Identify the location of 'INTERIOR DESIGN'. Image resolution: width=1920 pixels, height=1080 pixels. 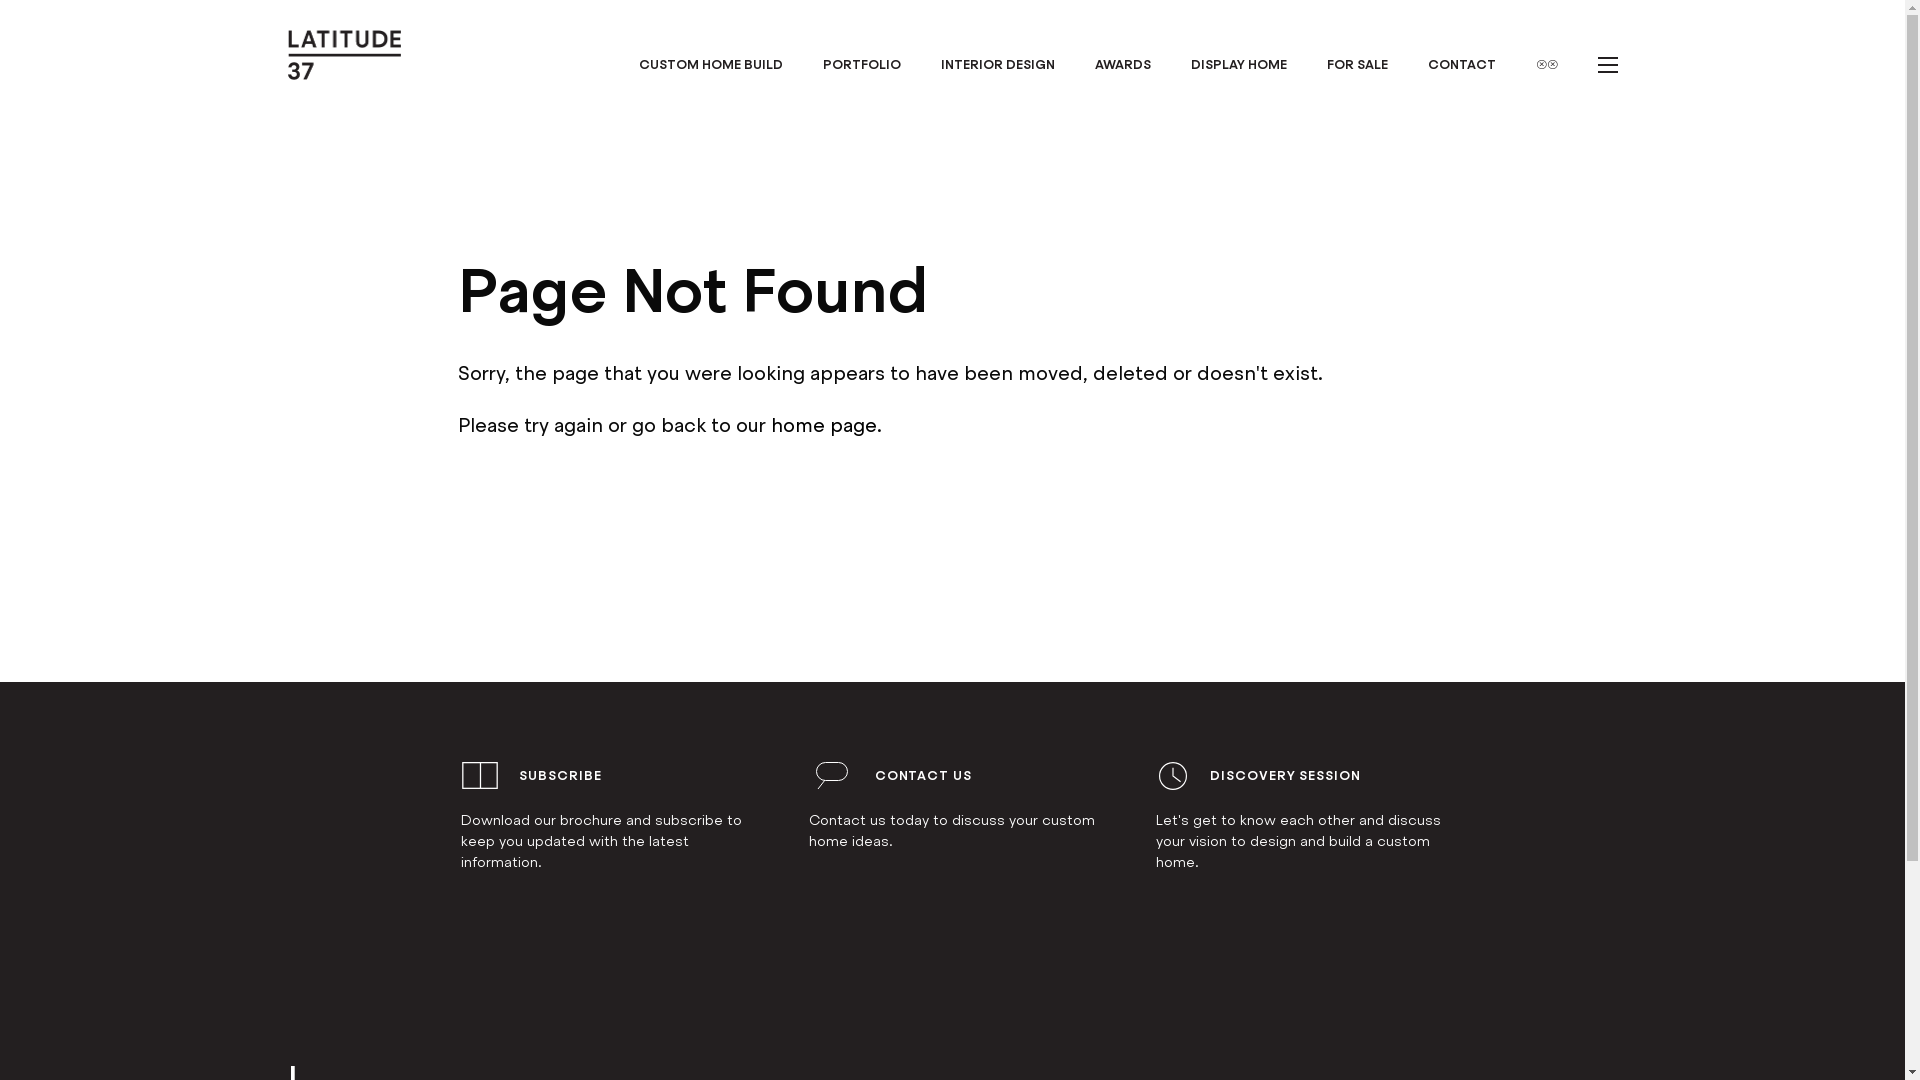
(997, 64).